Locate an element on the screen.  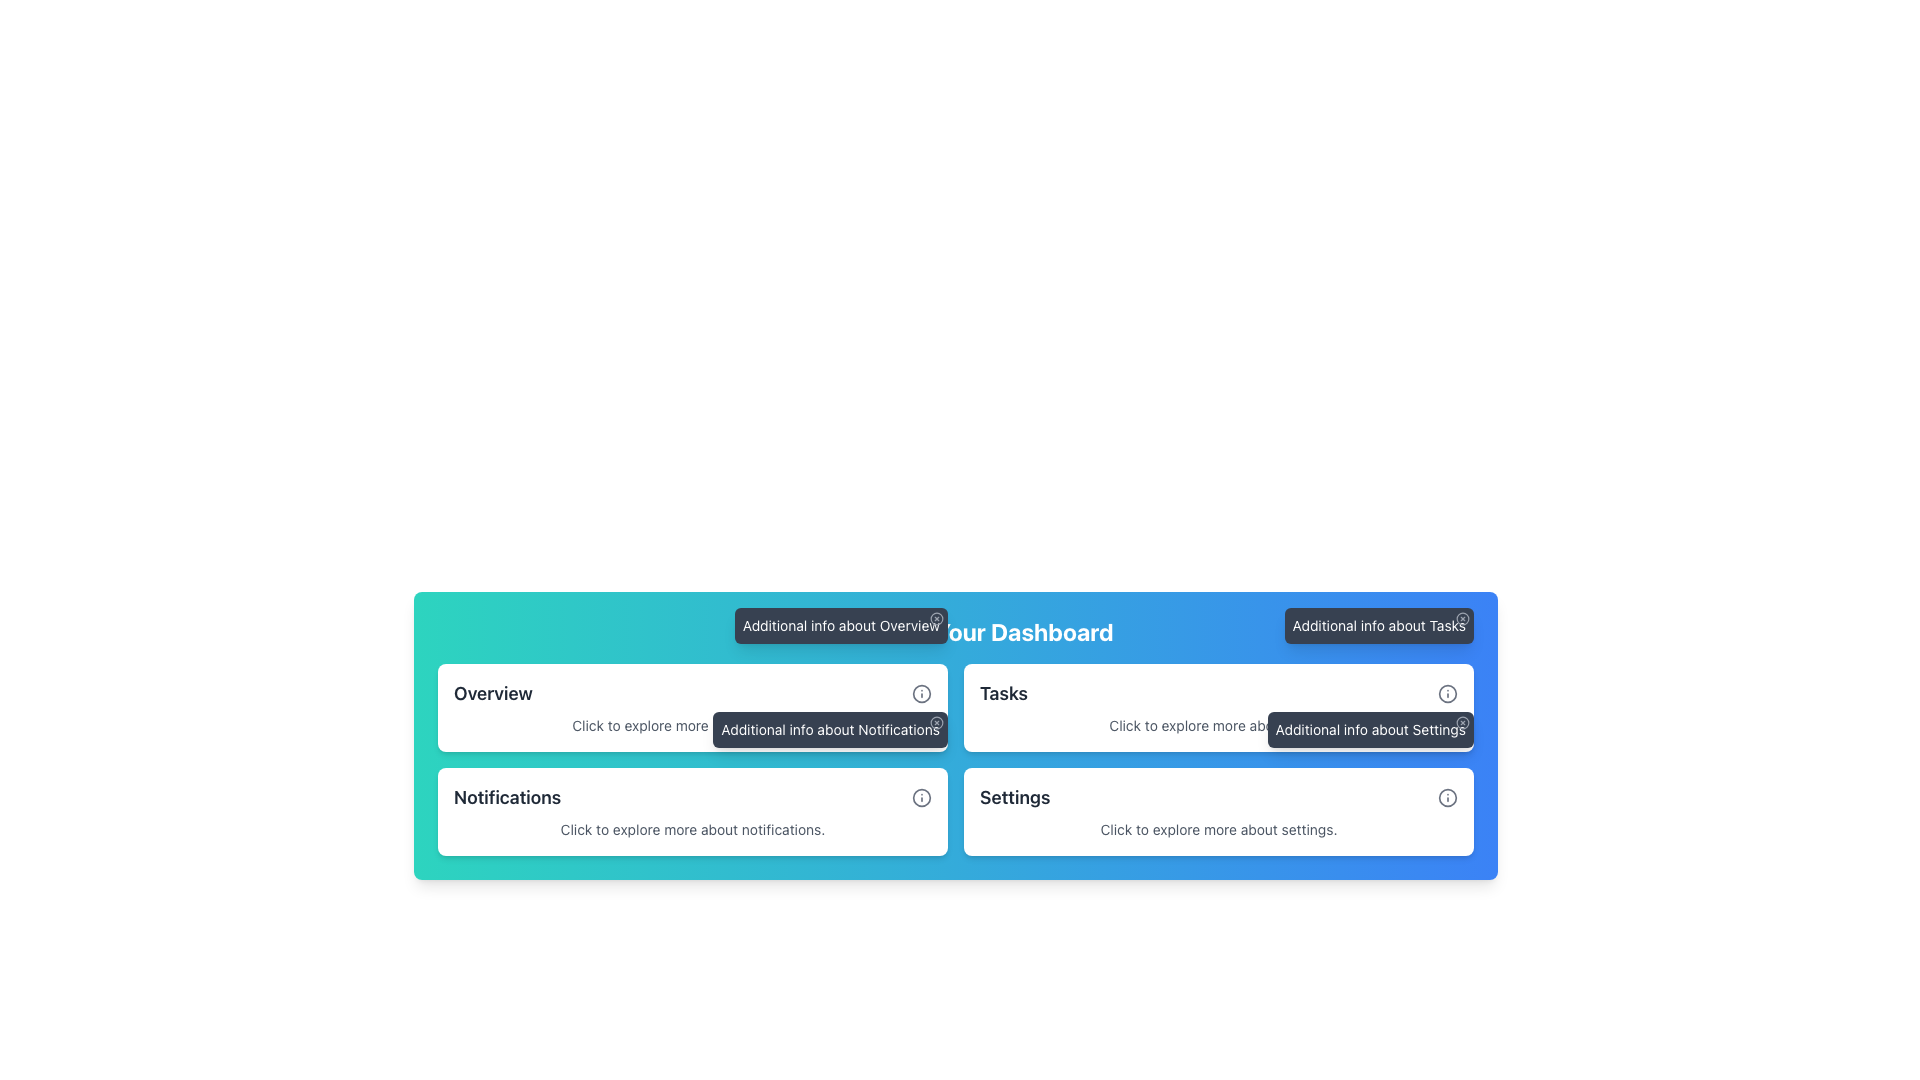
the text label displaying 'Click is located at coordinates (1218, 725).